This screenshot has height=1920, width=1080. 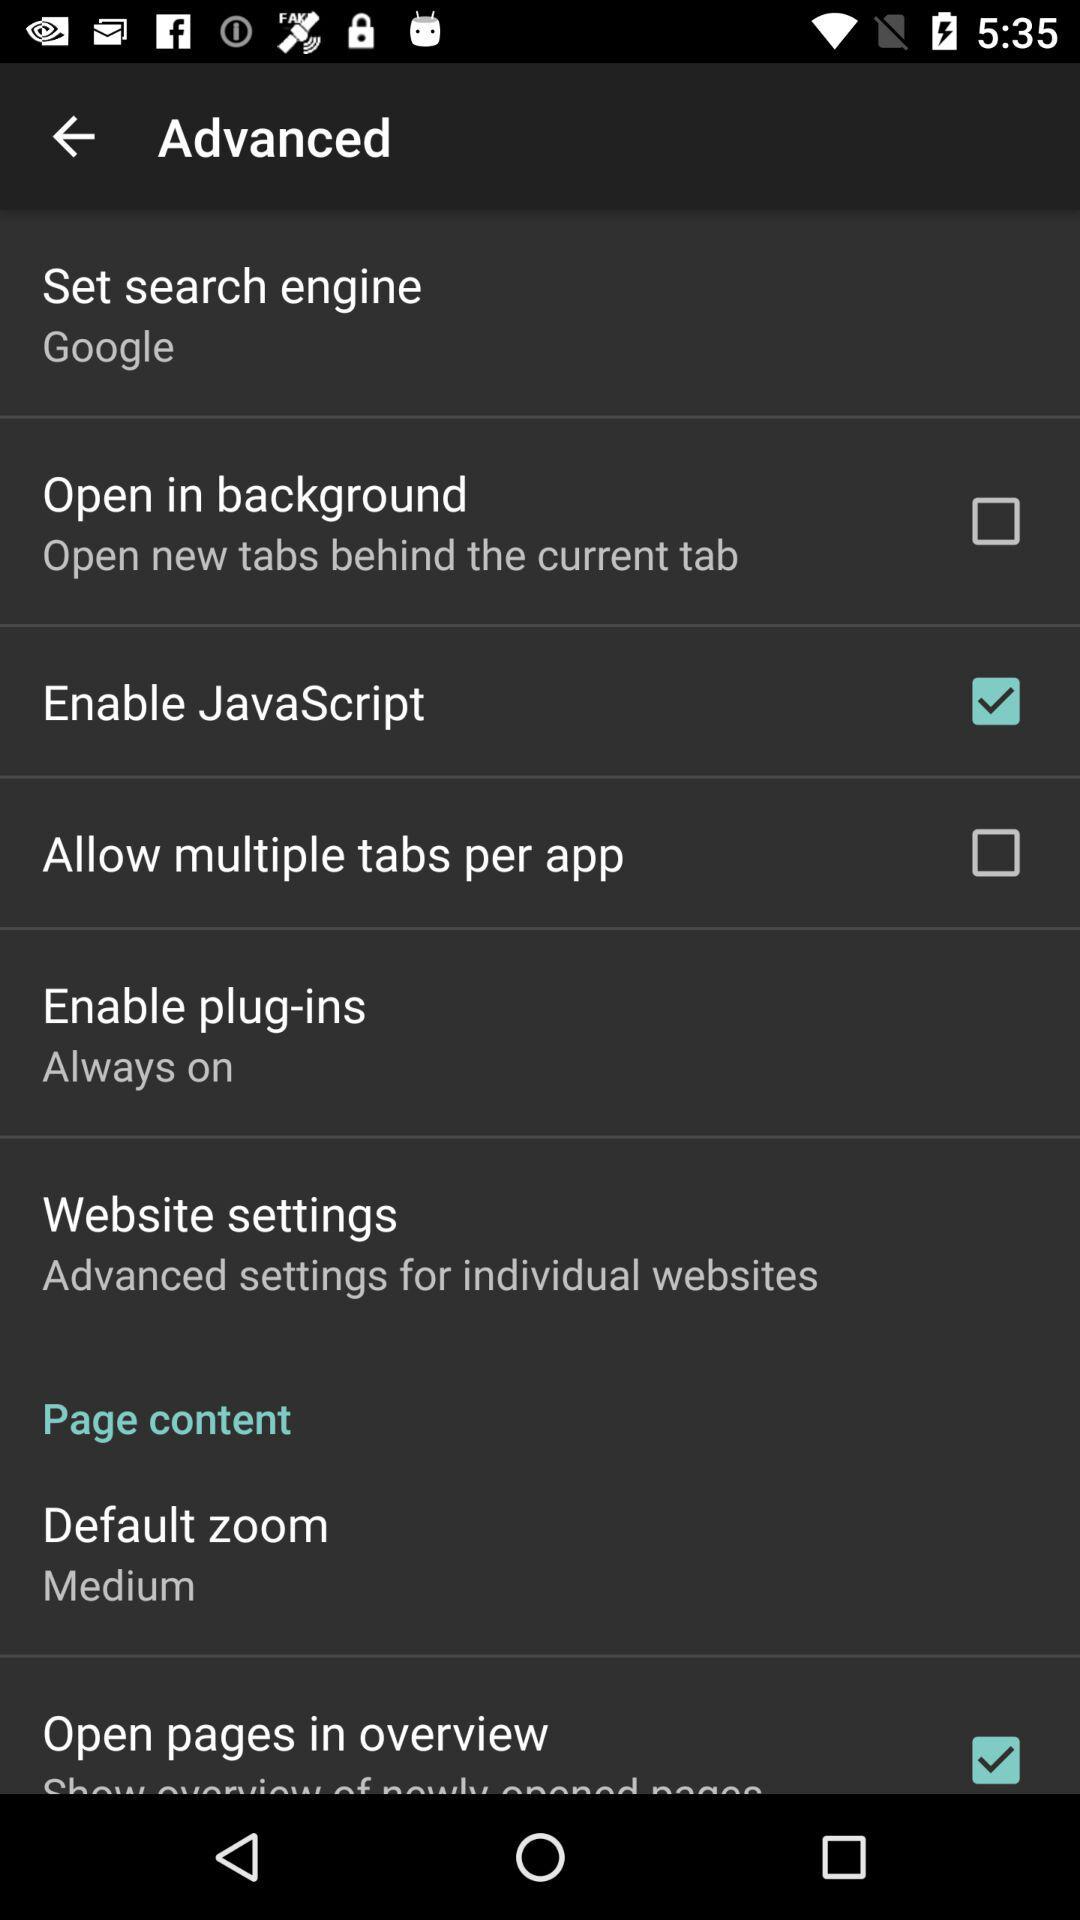 I want to click on item below default zoom item, so click(x=118, y=1583).